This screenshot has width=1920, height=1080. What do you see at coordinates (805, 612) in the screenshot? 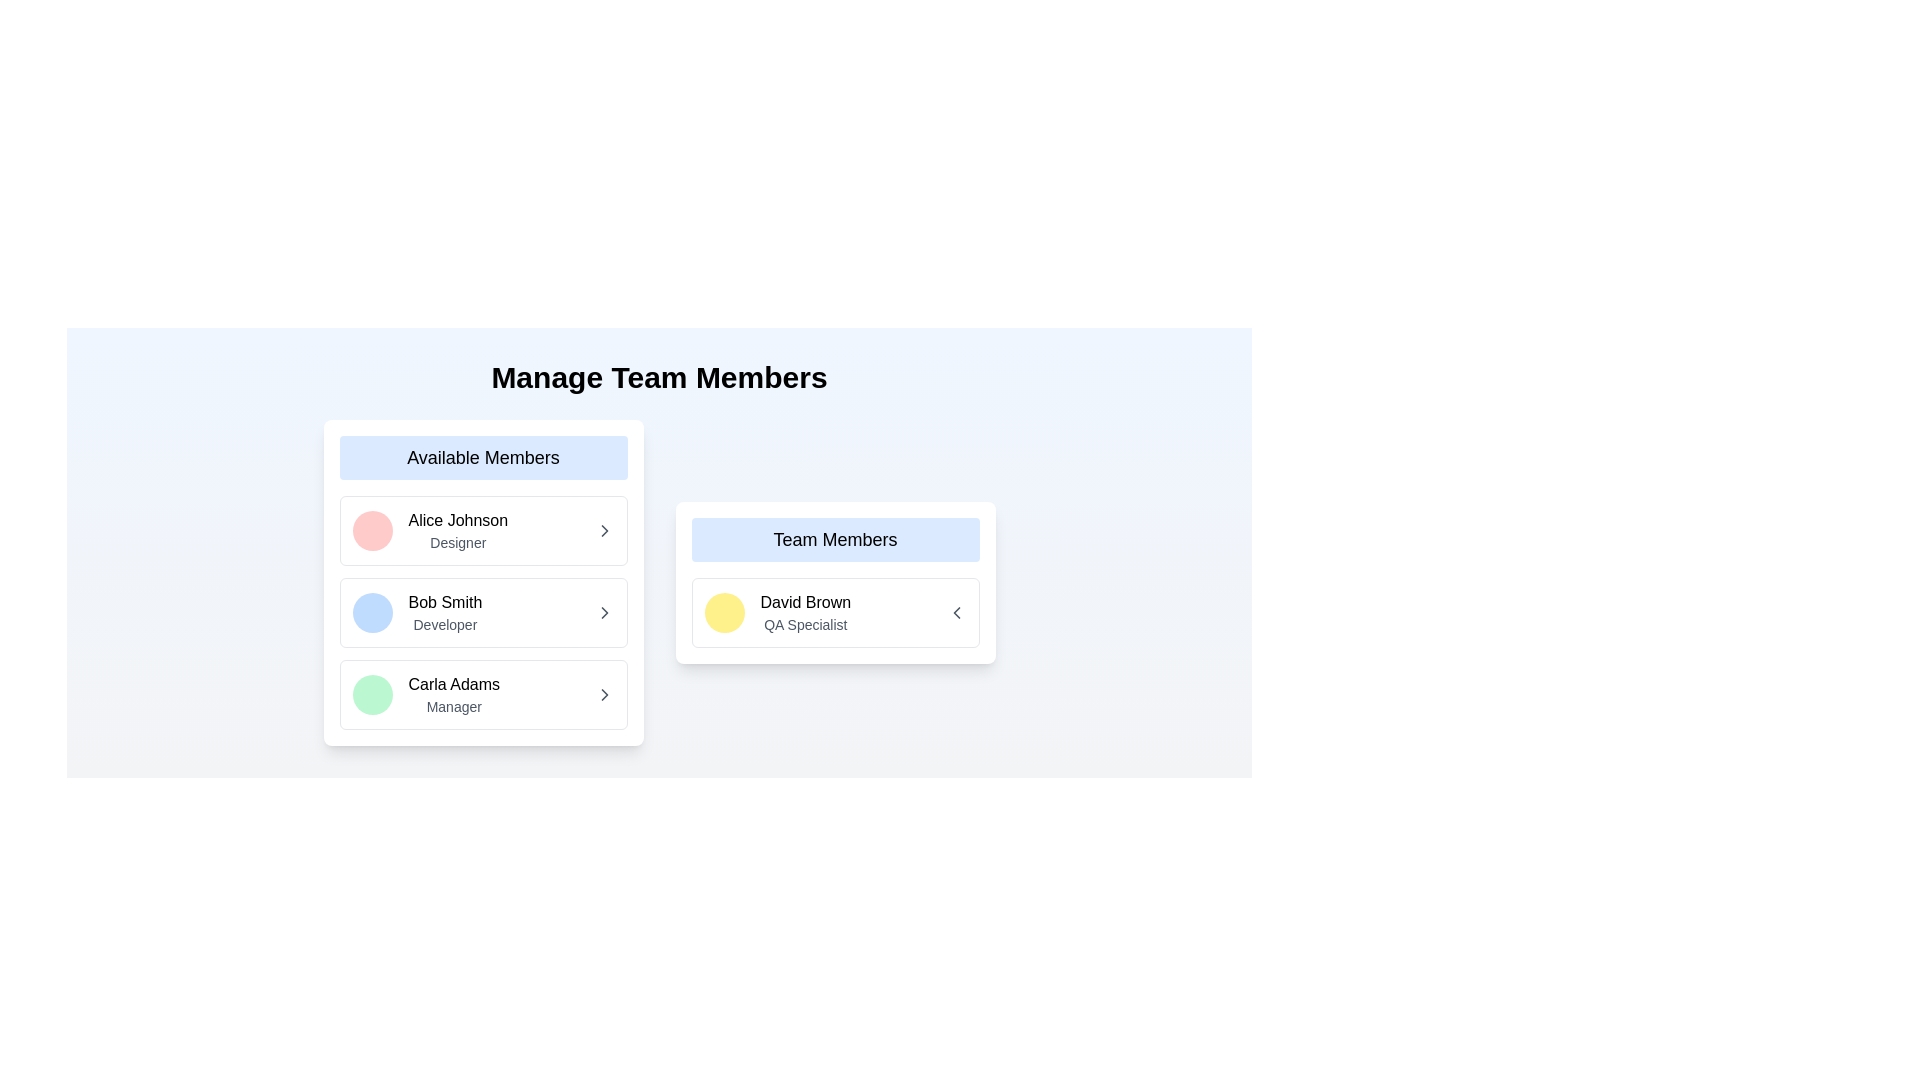
I see `text label displaying 'David Brown' and 'QA Specialist' located in the second column labeled 'Team Members', positioned to the right of a circular yellow avatar` at bounding box center [805, 612].